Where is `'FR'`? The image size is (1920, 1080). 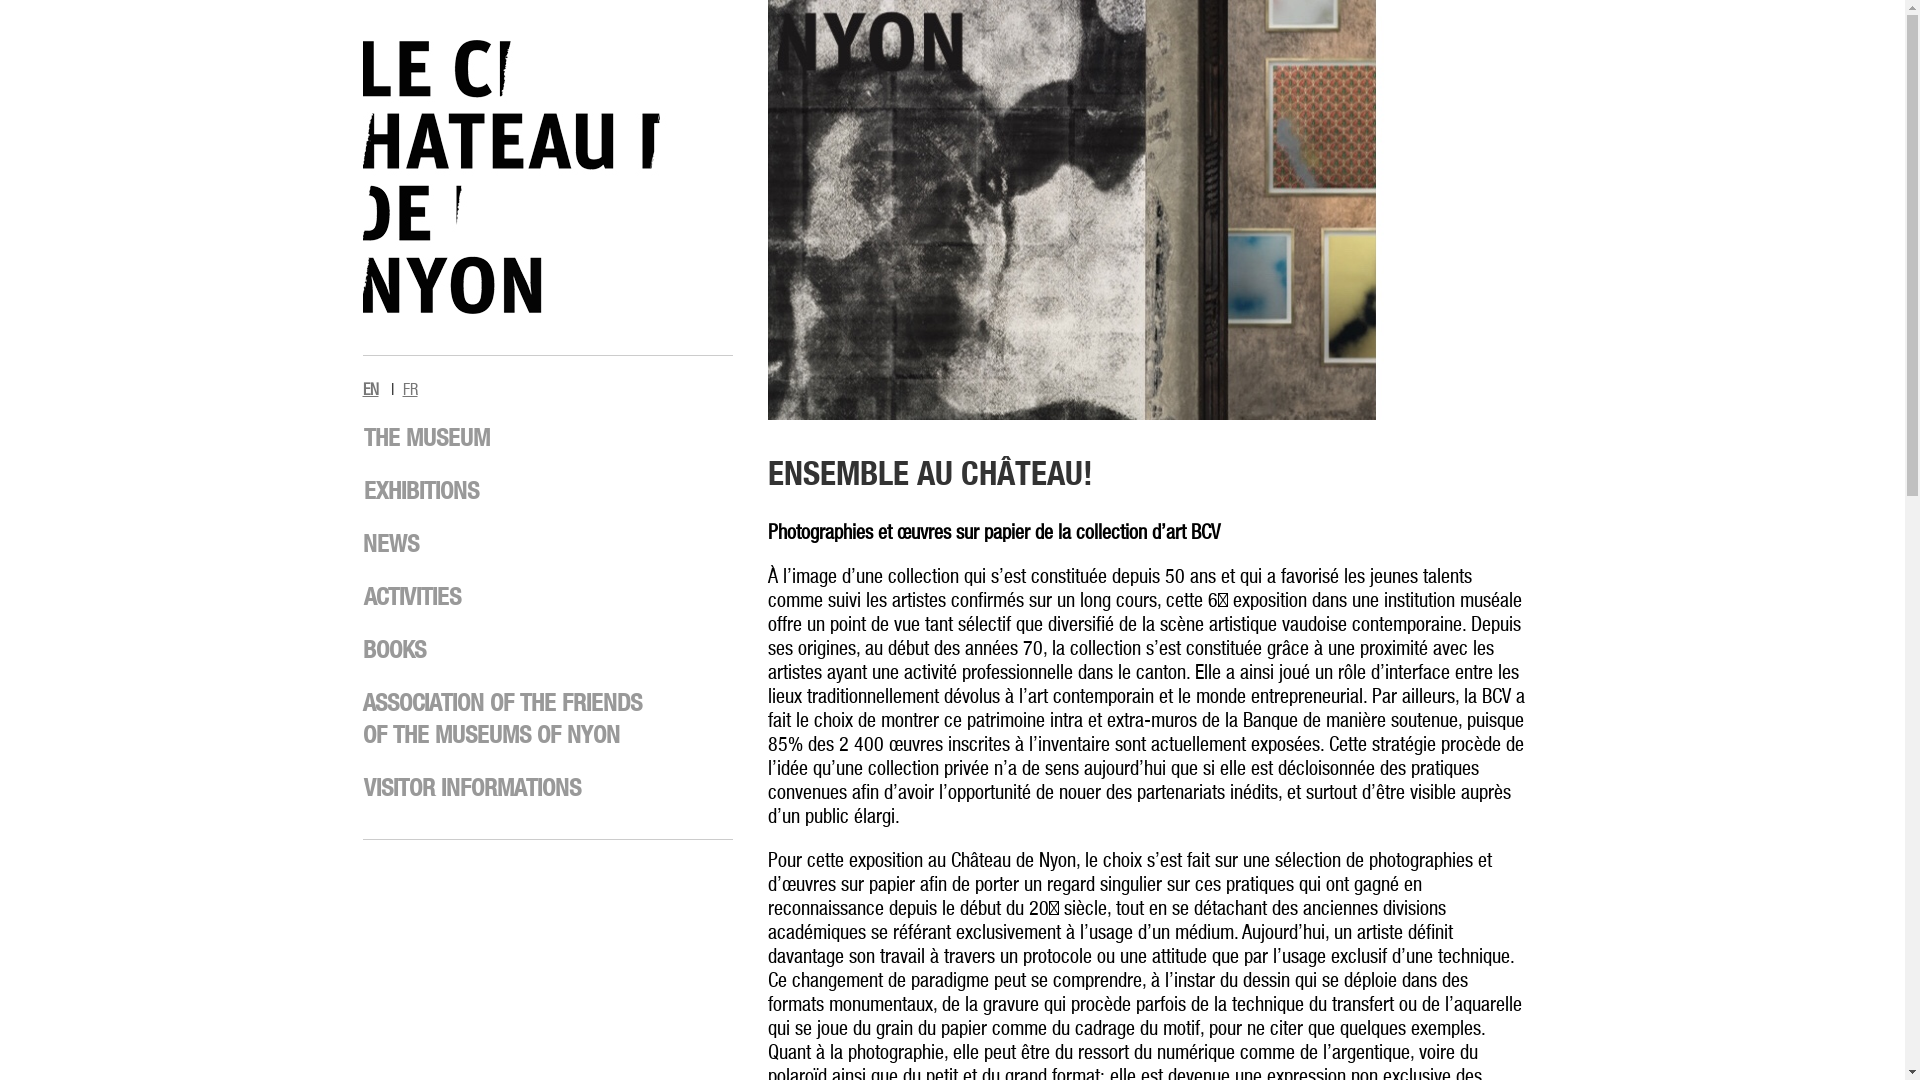 'FR' is located at coordinates (408, 389).